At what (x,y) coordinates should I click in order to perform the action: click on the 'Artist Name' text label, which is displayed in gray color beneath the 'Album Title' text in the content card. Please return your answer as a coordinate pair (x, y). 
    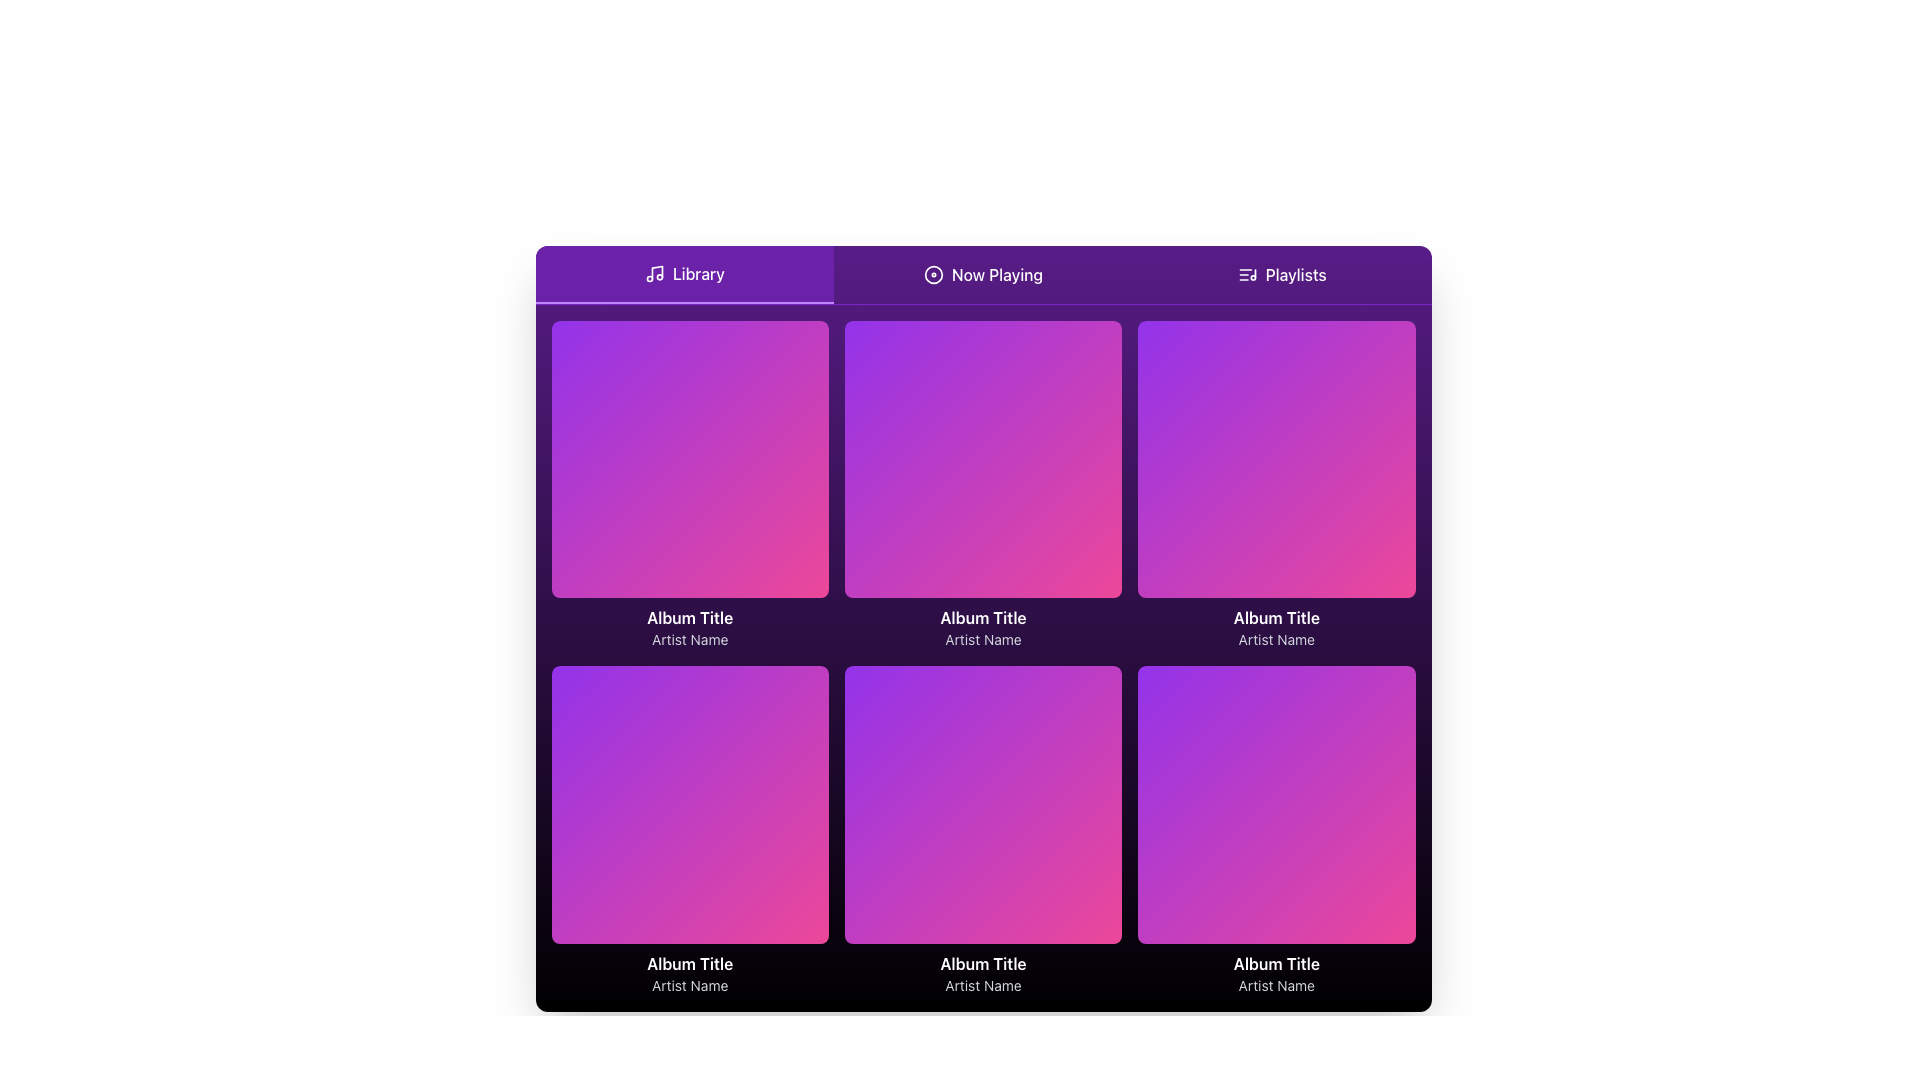
    Looking at the image, I should click on (690, 984).